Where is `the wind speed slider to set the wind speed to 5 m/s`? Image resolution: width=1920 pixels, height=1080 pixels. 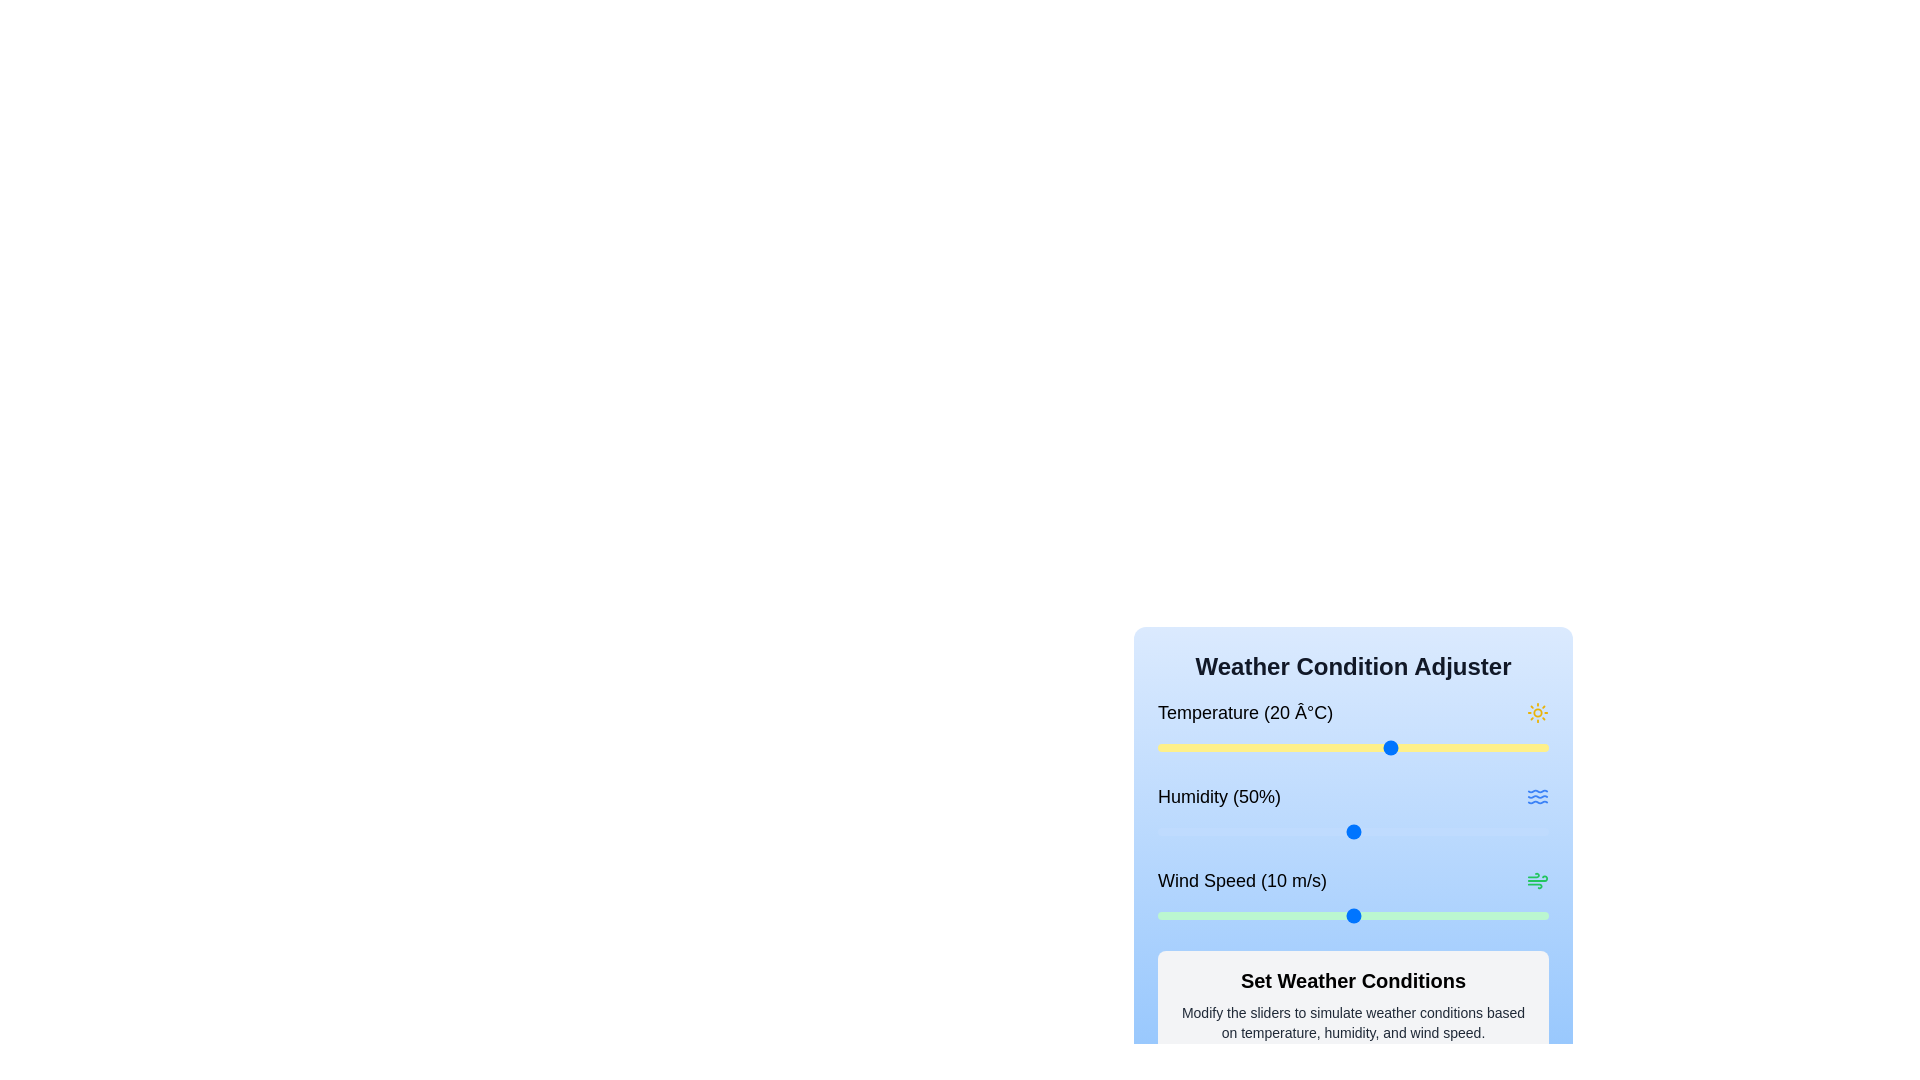 the wind speed slider to set the wind speed to 5 m/s is located at coordinates (1254, 915).